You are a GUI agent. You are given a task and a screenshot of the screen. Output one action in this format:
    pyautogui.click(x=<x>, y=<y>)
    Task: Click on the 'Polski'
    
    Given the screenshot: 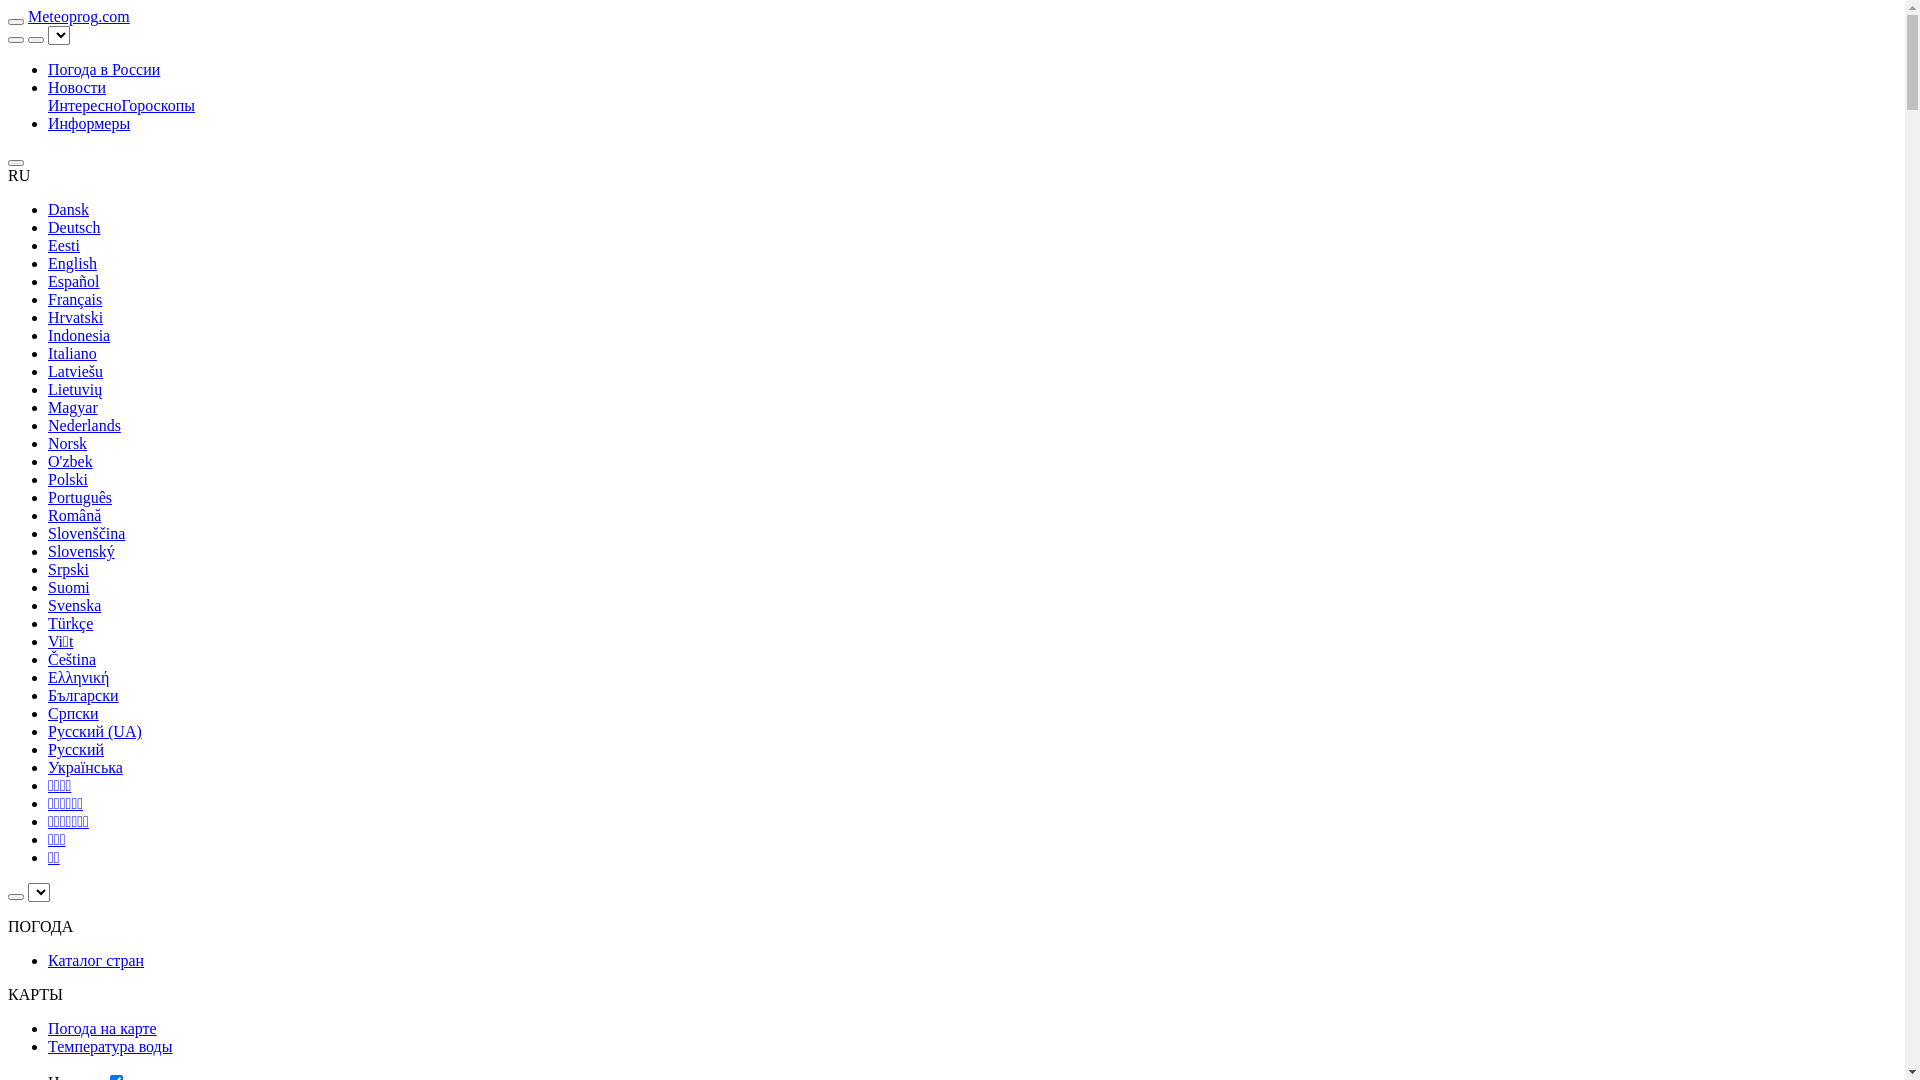 What is the action you would take?
    pyautogui.click(x=67, y=479)
    